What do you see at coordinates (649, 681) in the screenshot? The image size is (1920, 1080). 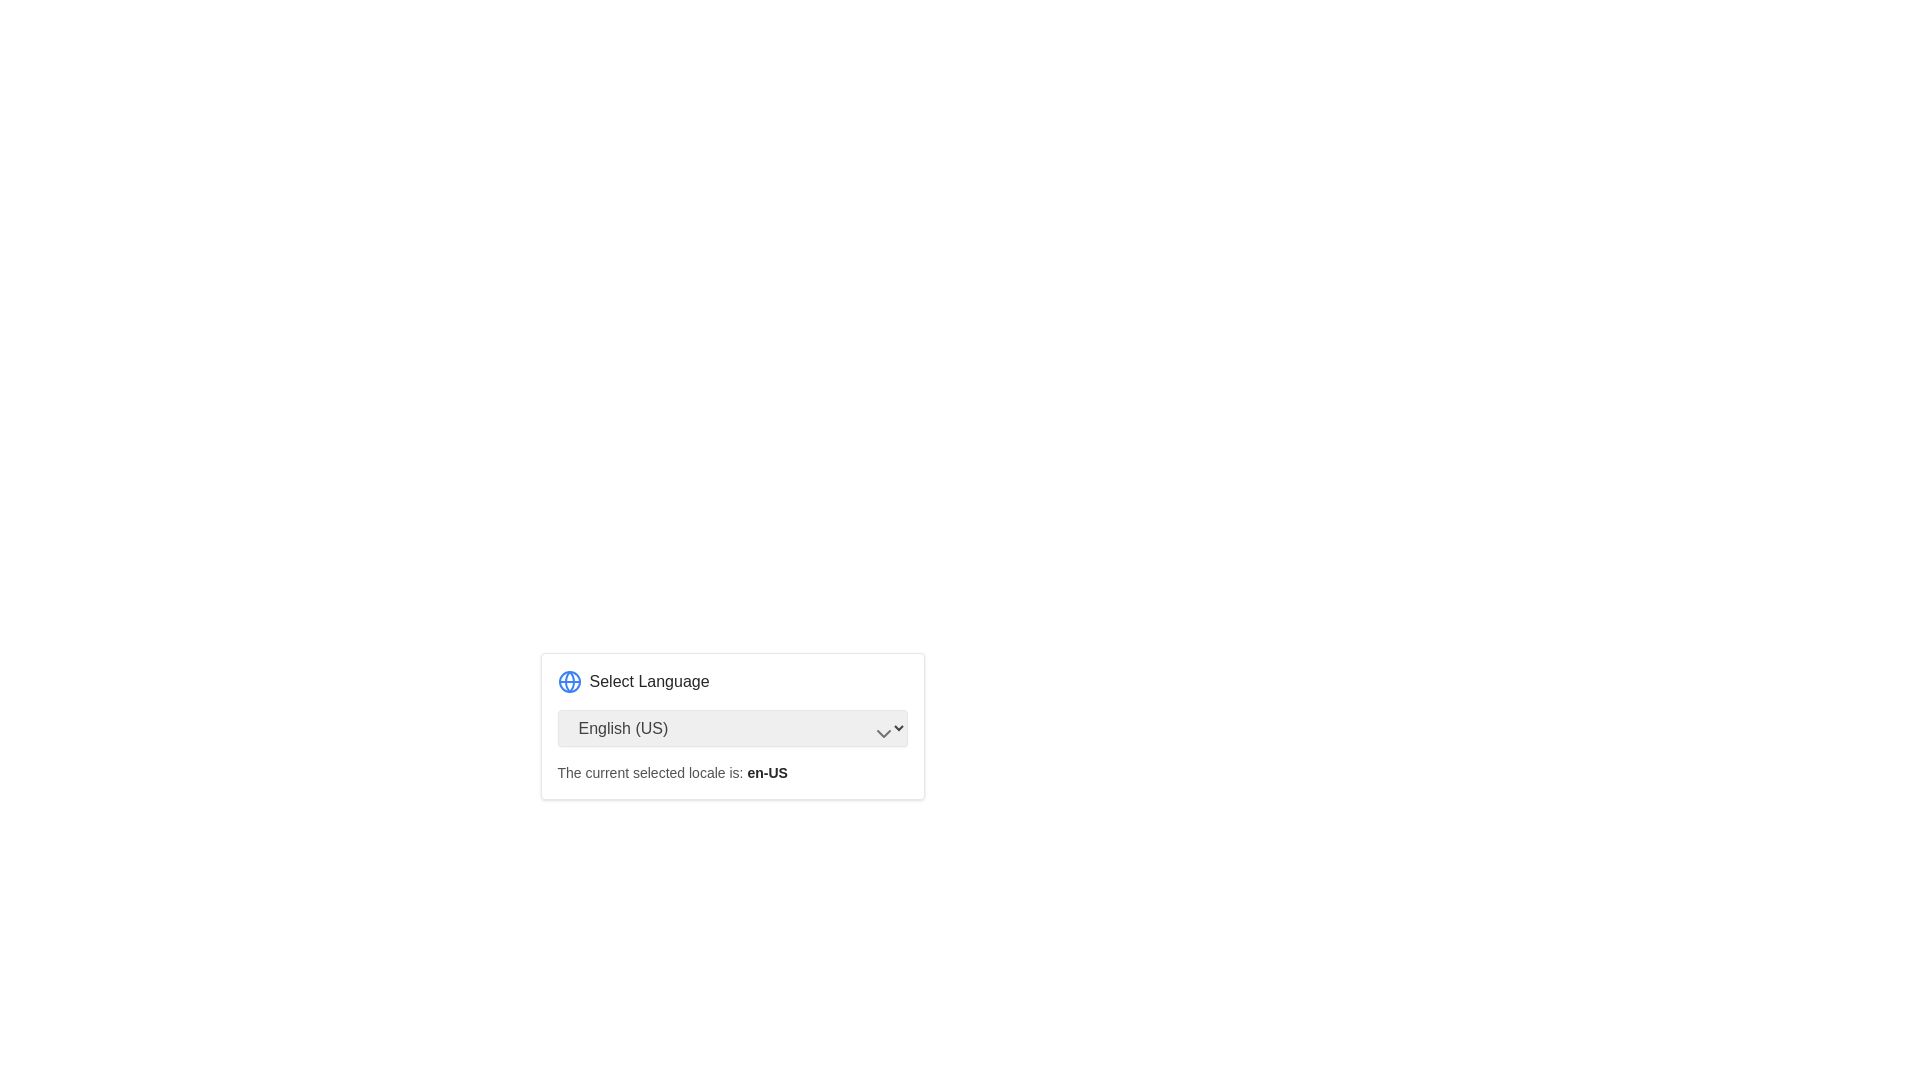 I see `the 'Select Language' static text label, which is styled in dark gray and positioned above the language dropdown field` at bounding box center [649, 681].